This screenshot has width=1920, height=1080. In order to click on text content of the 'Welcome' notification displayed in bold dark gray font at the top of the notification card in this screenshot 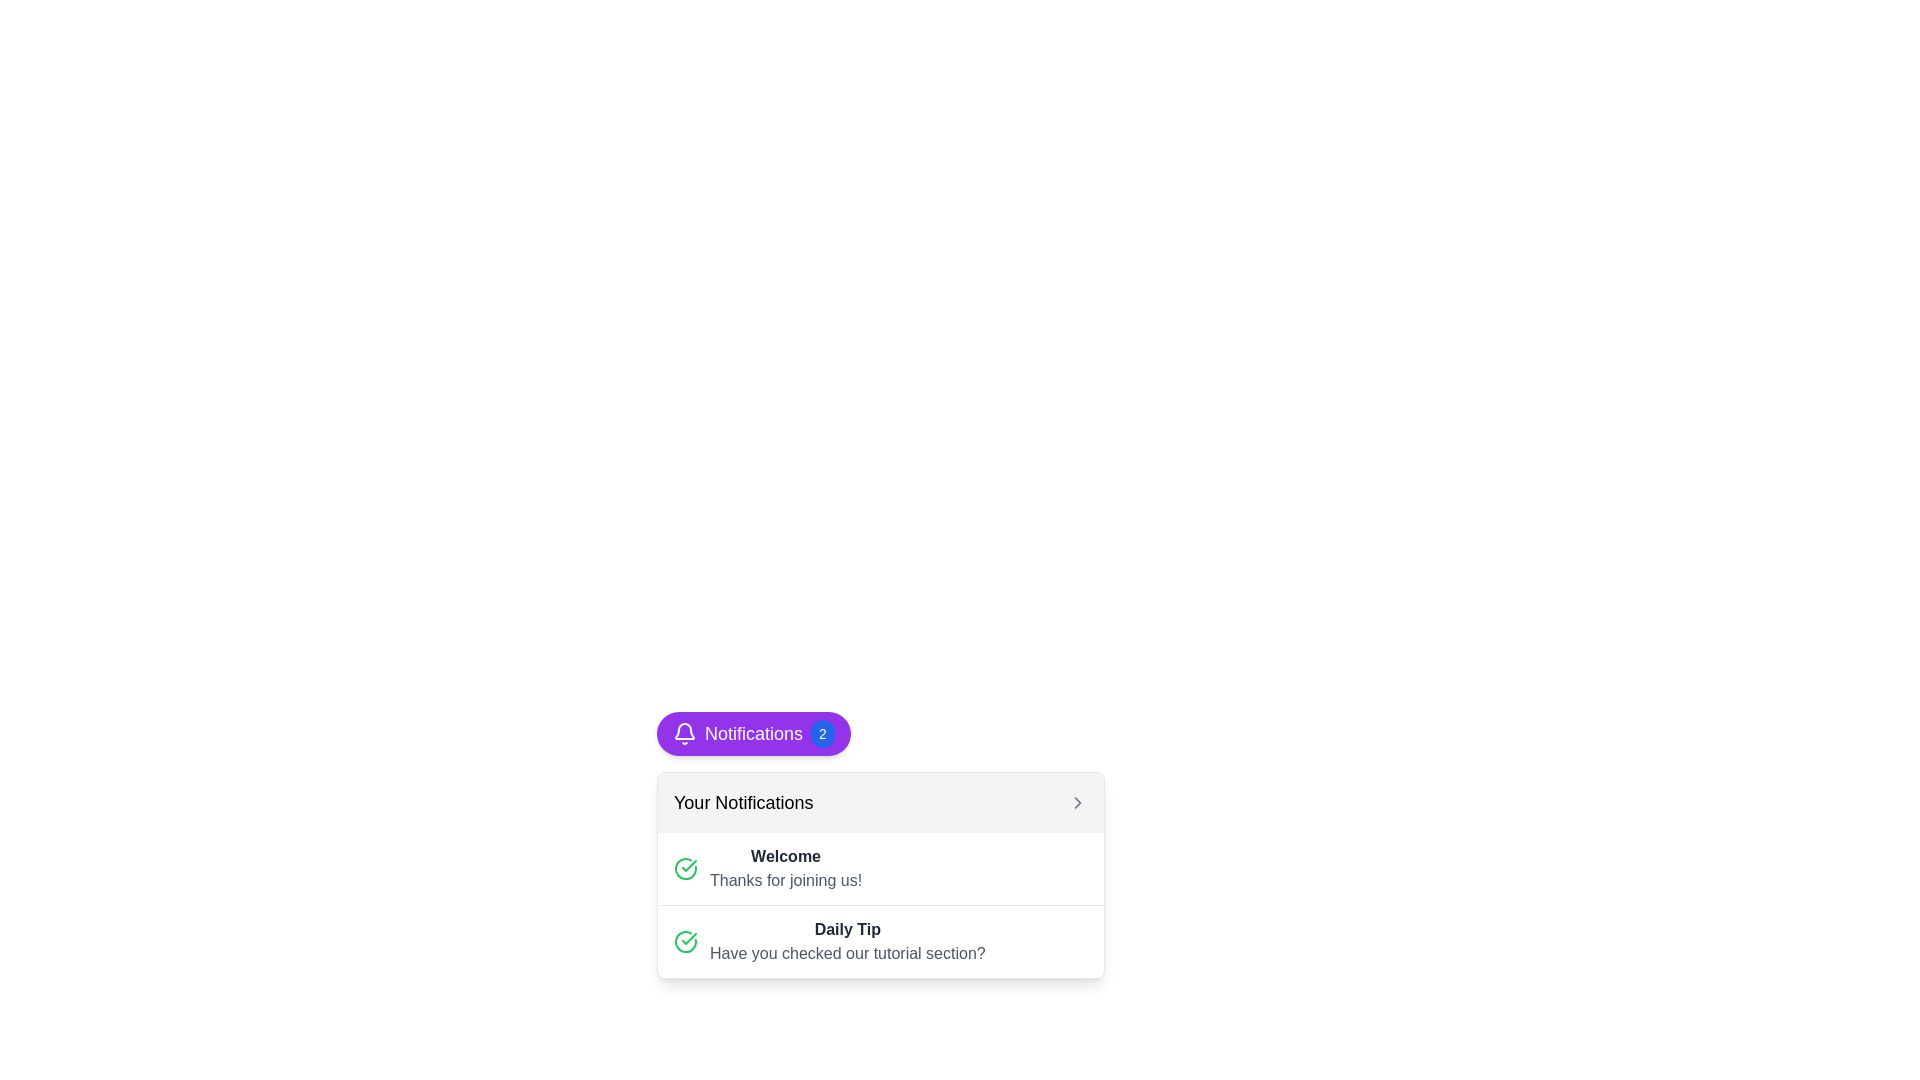, I will do `click(785, 855)`.